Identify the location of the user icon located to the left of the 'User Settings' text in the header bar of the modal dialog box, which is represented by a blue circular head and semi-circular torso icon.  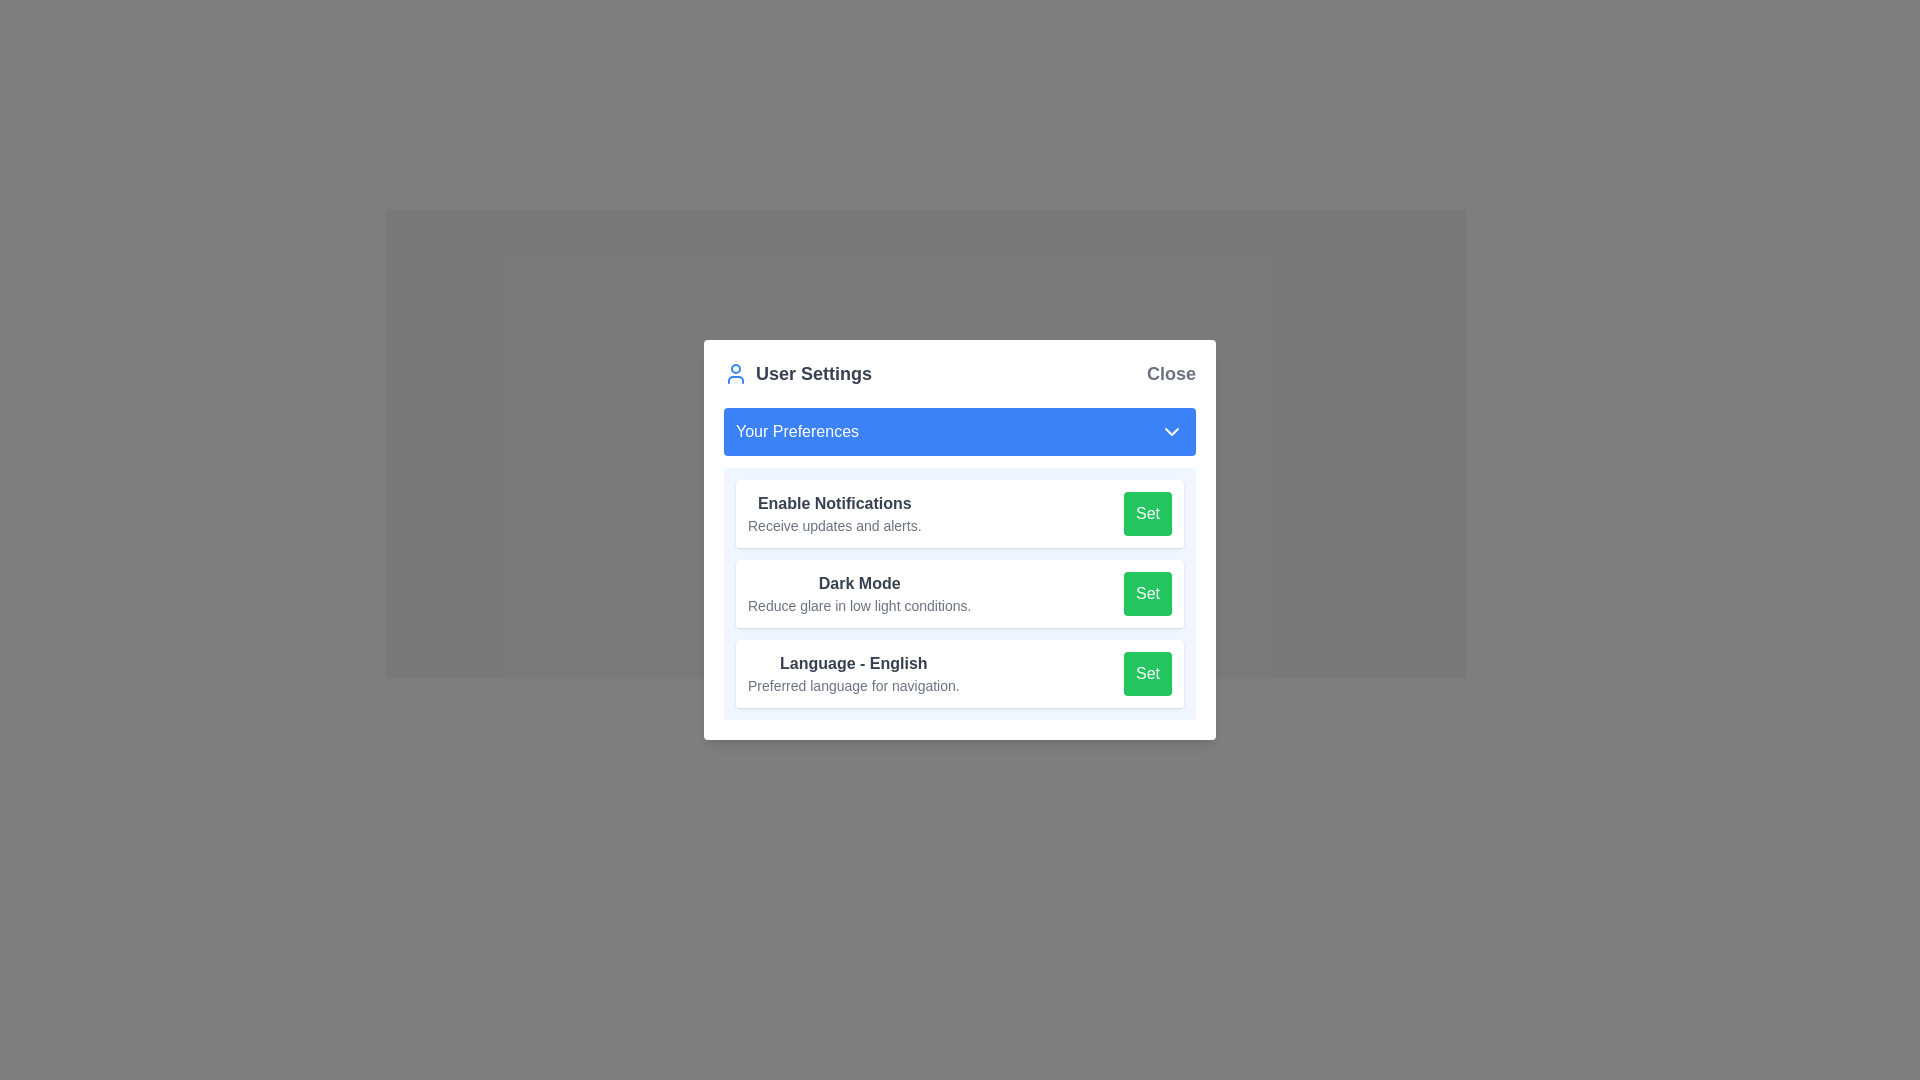
(734, 374).